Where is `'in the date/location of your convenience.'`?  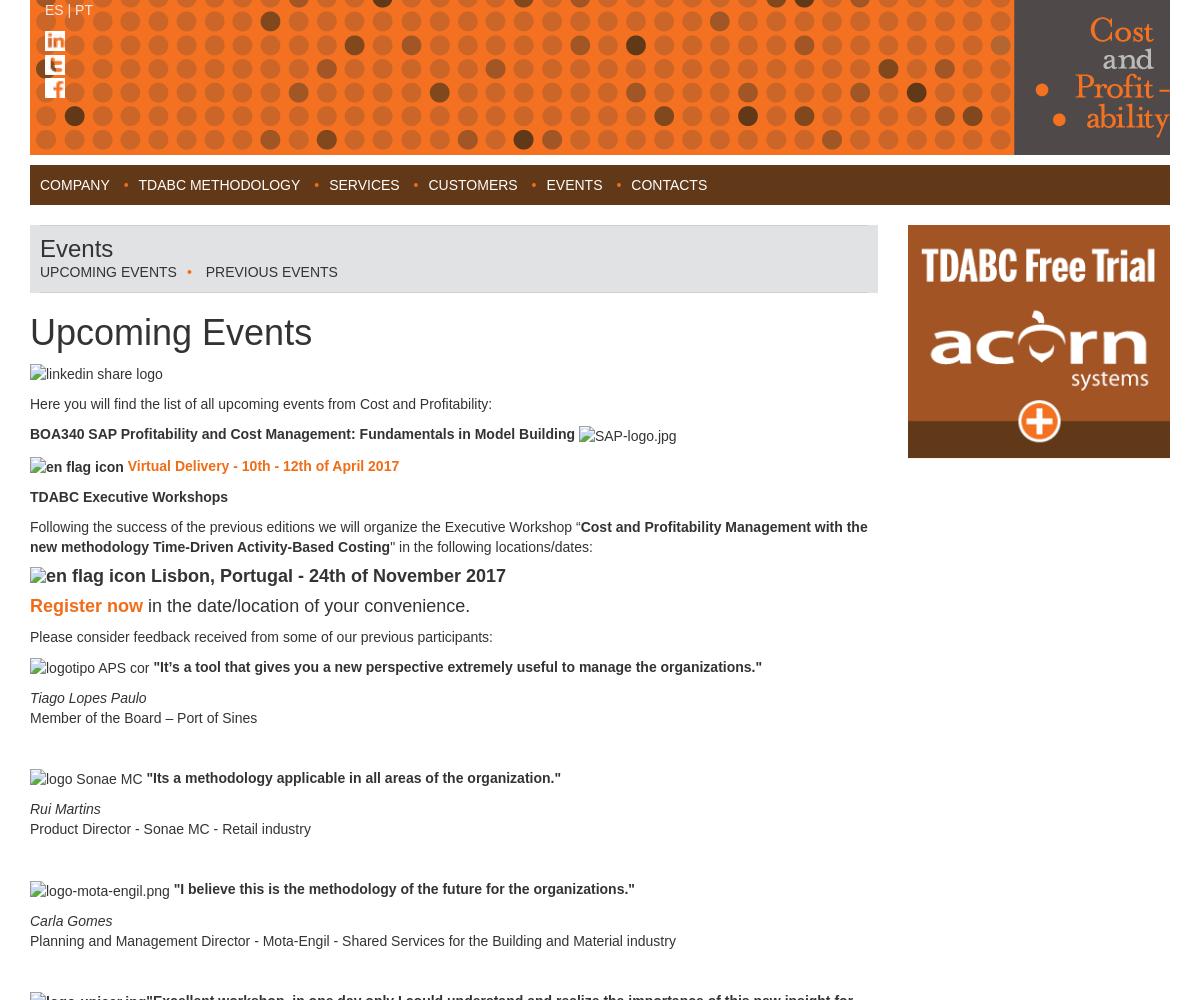 'in the date/location of your convenience.' is located at coordinates (306, 605).